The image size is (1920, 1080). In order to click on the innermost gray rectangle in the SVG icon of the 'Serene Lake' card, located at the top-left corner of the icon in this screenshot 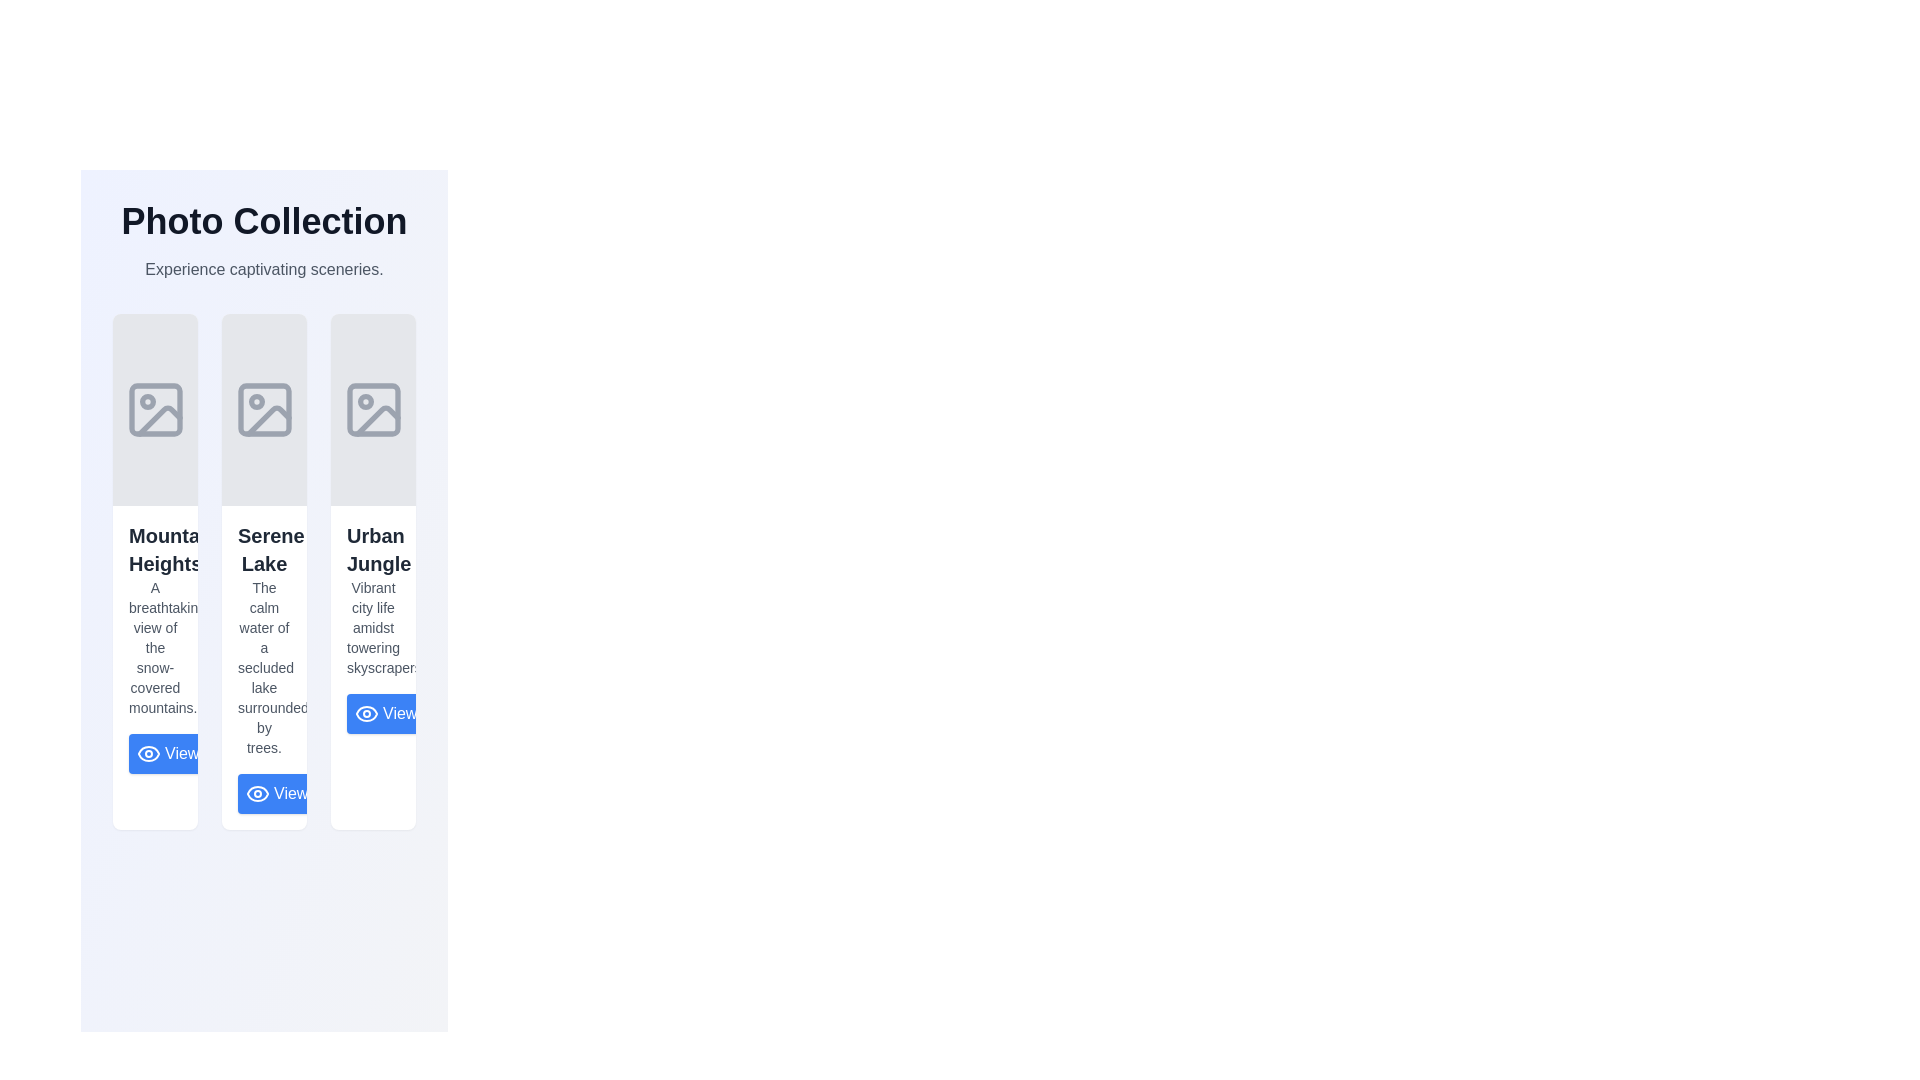, I will do `click(263, 408)`.